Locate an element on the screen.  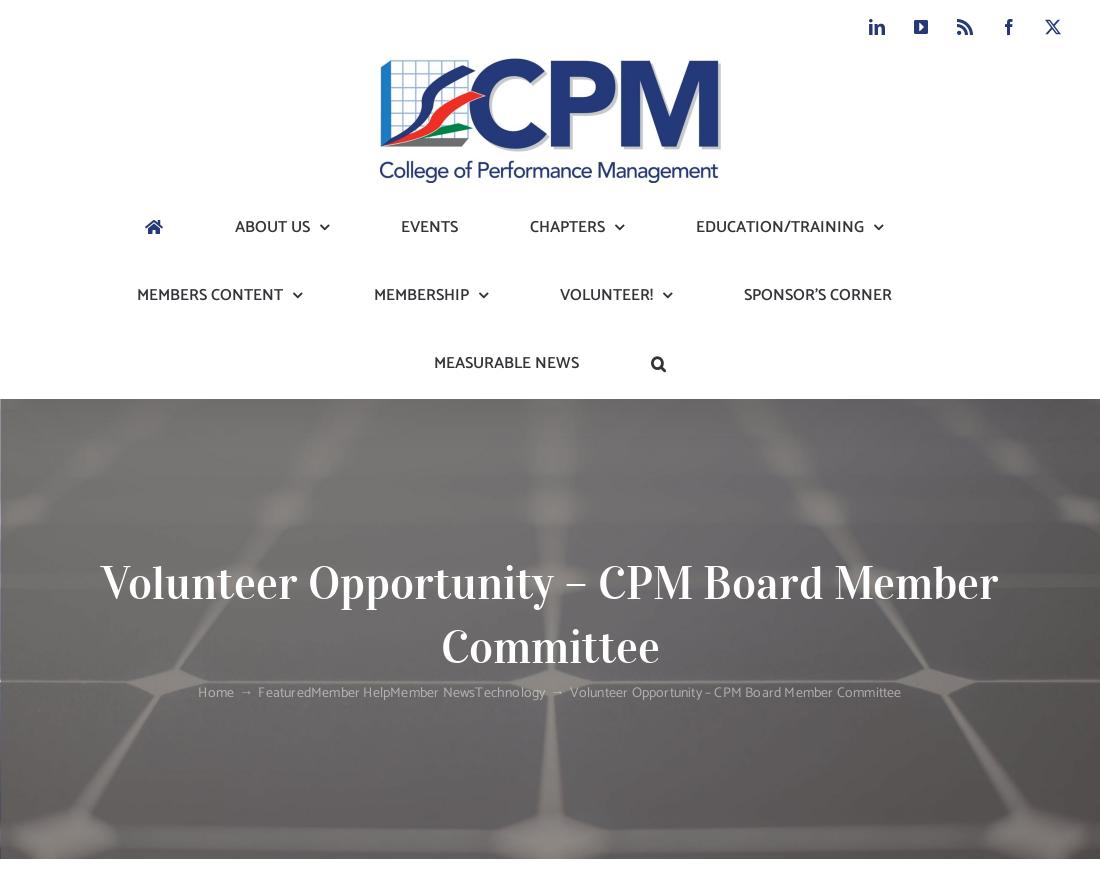
'SPONSOR’S CORNER' is located at coordinates (816, 295).